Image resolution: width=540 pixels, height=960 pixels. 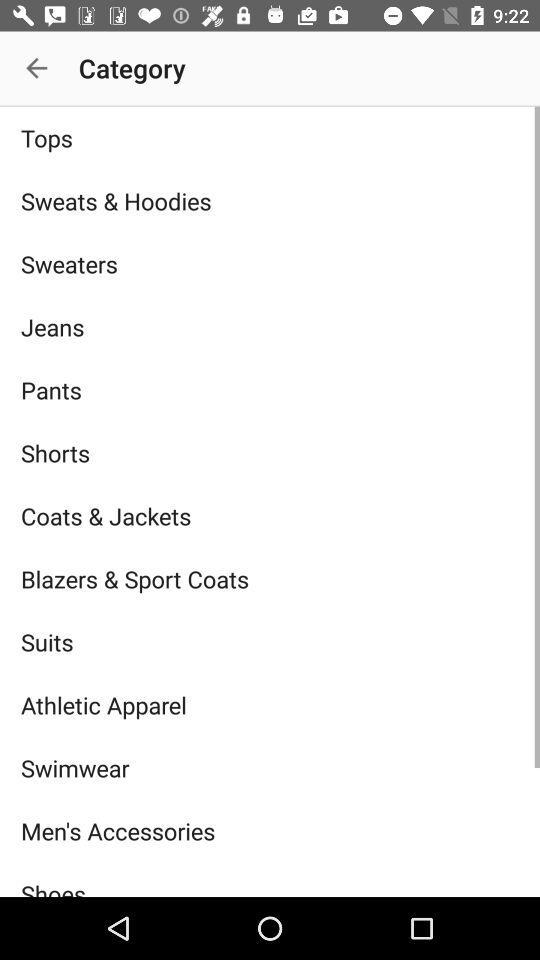 I want to click on men's accessories, so click(x=270, y=831).